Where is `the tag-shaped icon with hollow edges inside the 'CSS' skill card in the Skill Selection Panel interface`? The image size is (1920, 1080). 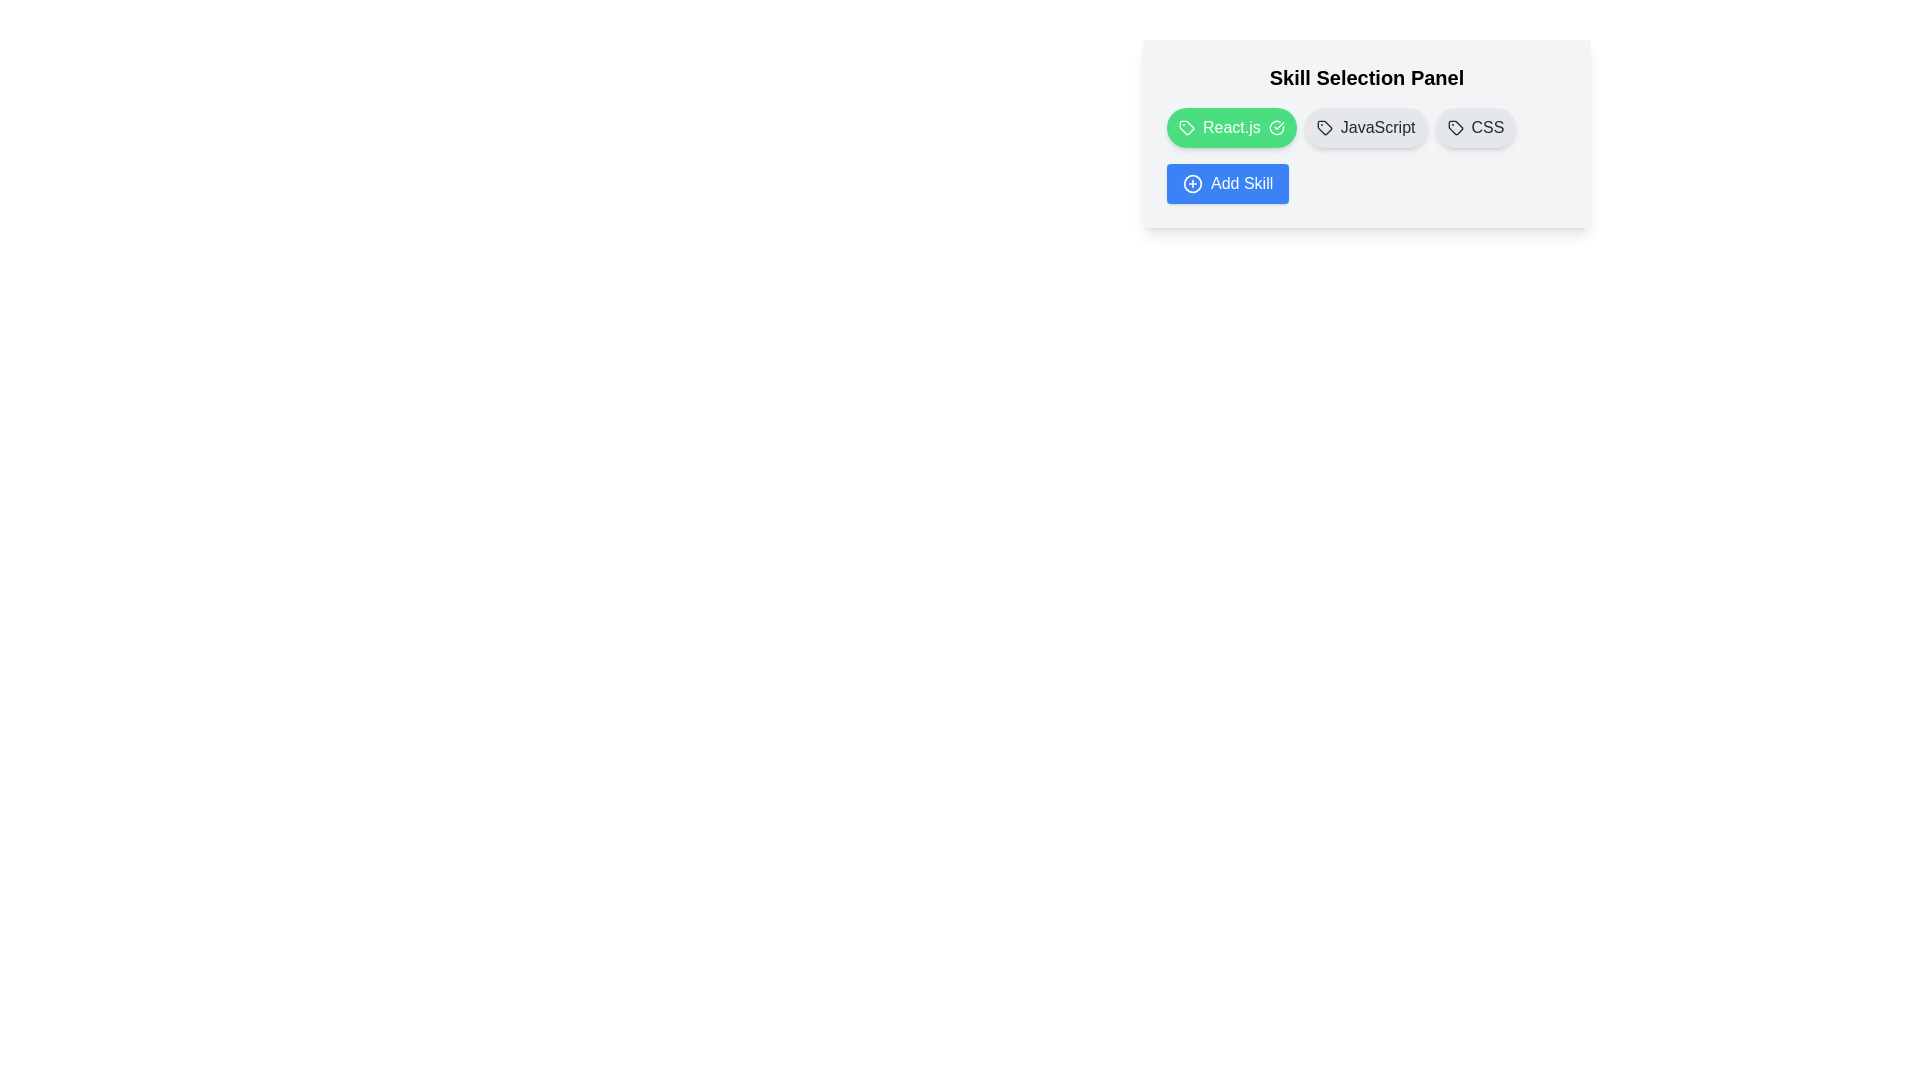 the tag-shaped icon with hollow edges inside the 'CSS' skill card in the Skill Selection Panel interface is located at coordinates (1455, 127).